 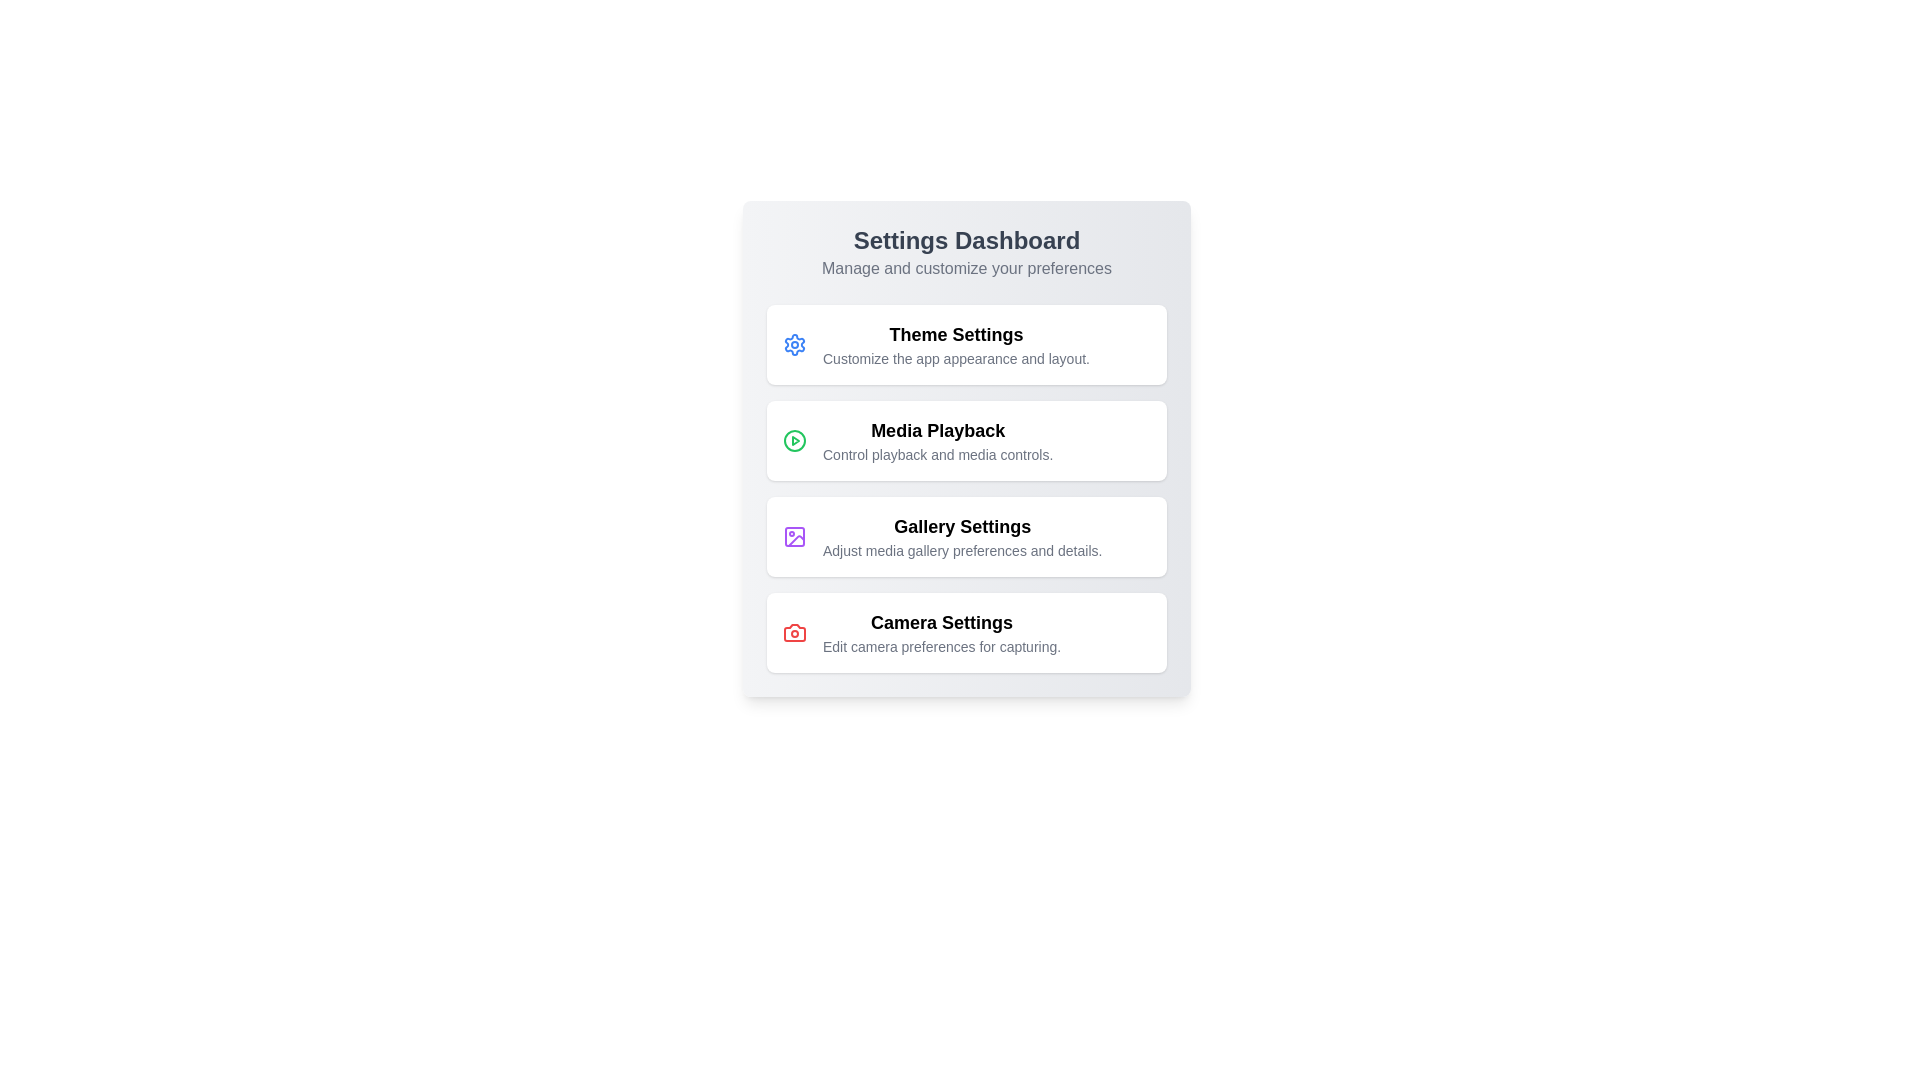 I want to click on the settings cogwheel icon located in the top-right corner of the interface, which represents configuration options, so click(x=794, y=343).